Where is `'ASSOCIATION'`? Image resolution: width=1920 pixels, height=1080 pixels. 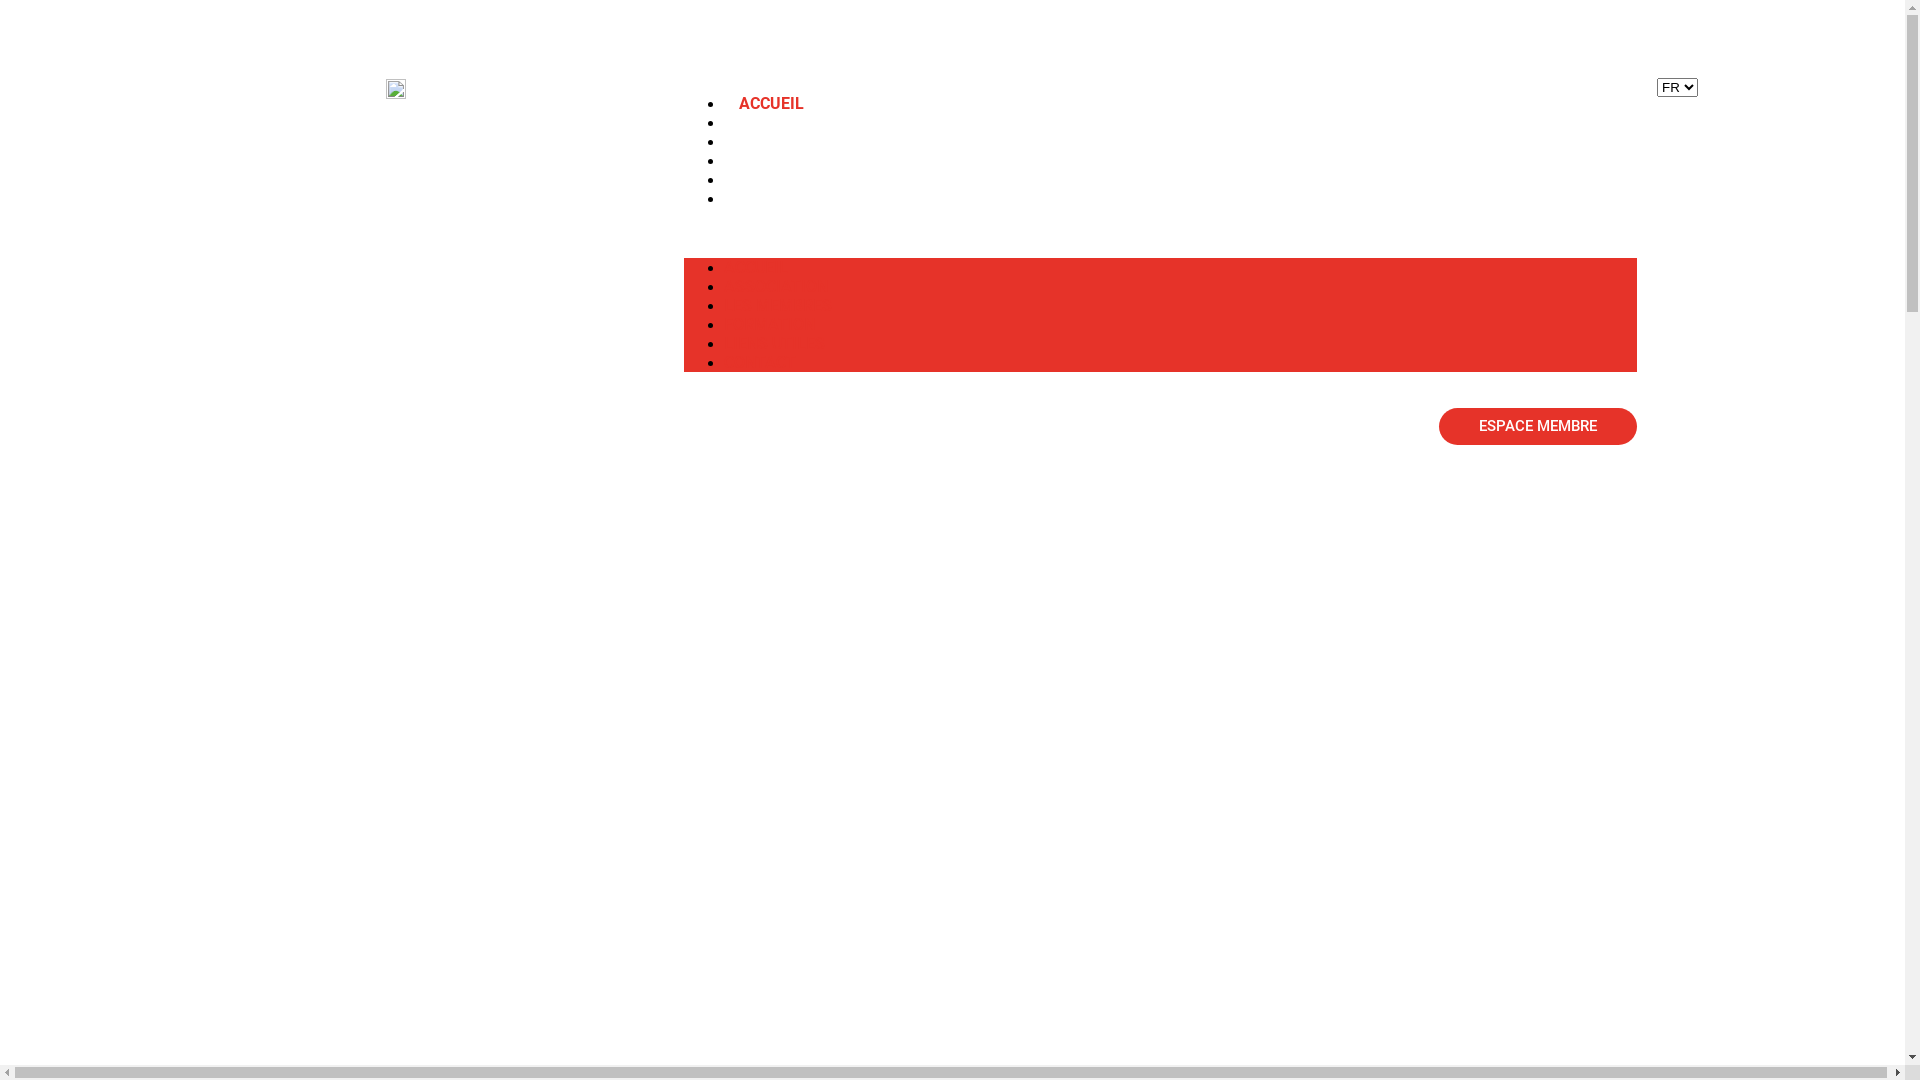
'ASSOCIATION' is located at coordinates (775, 286).